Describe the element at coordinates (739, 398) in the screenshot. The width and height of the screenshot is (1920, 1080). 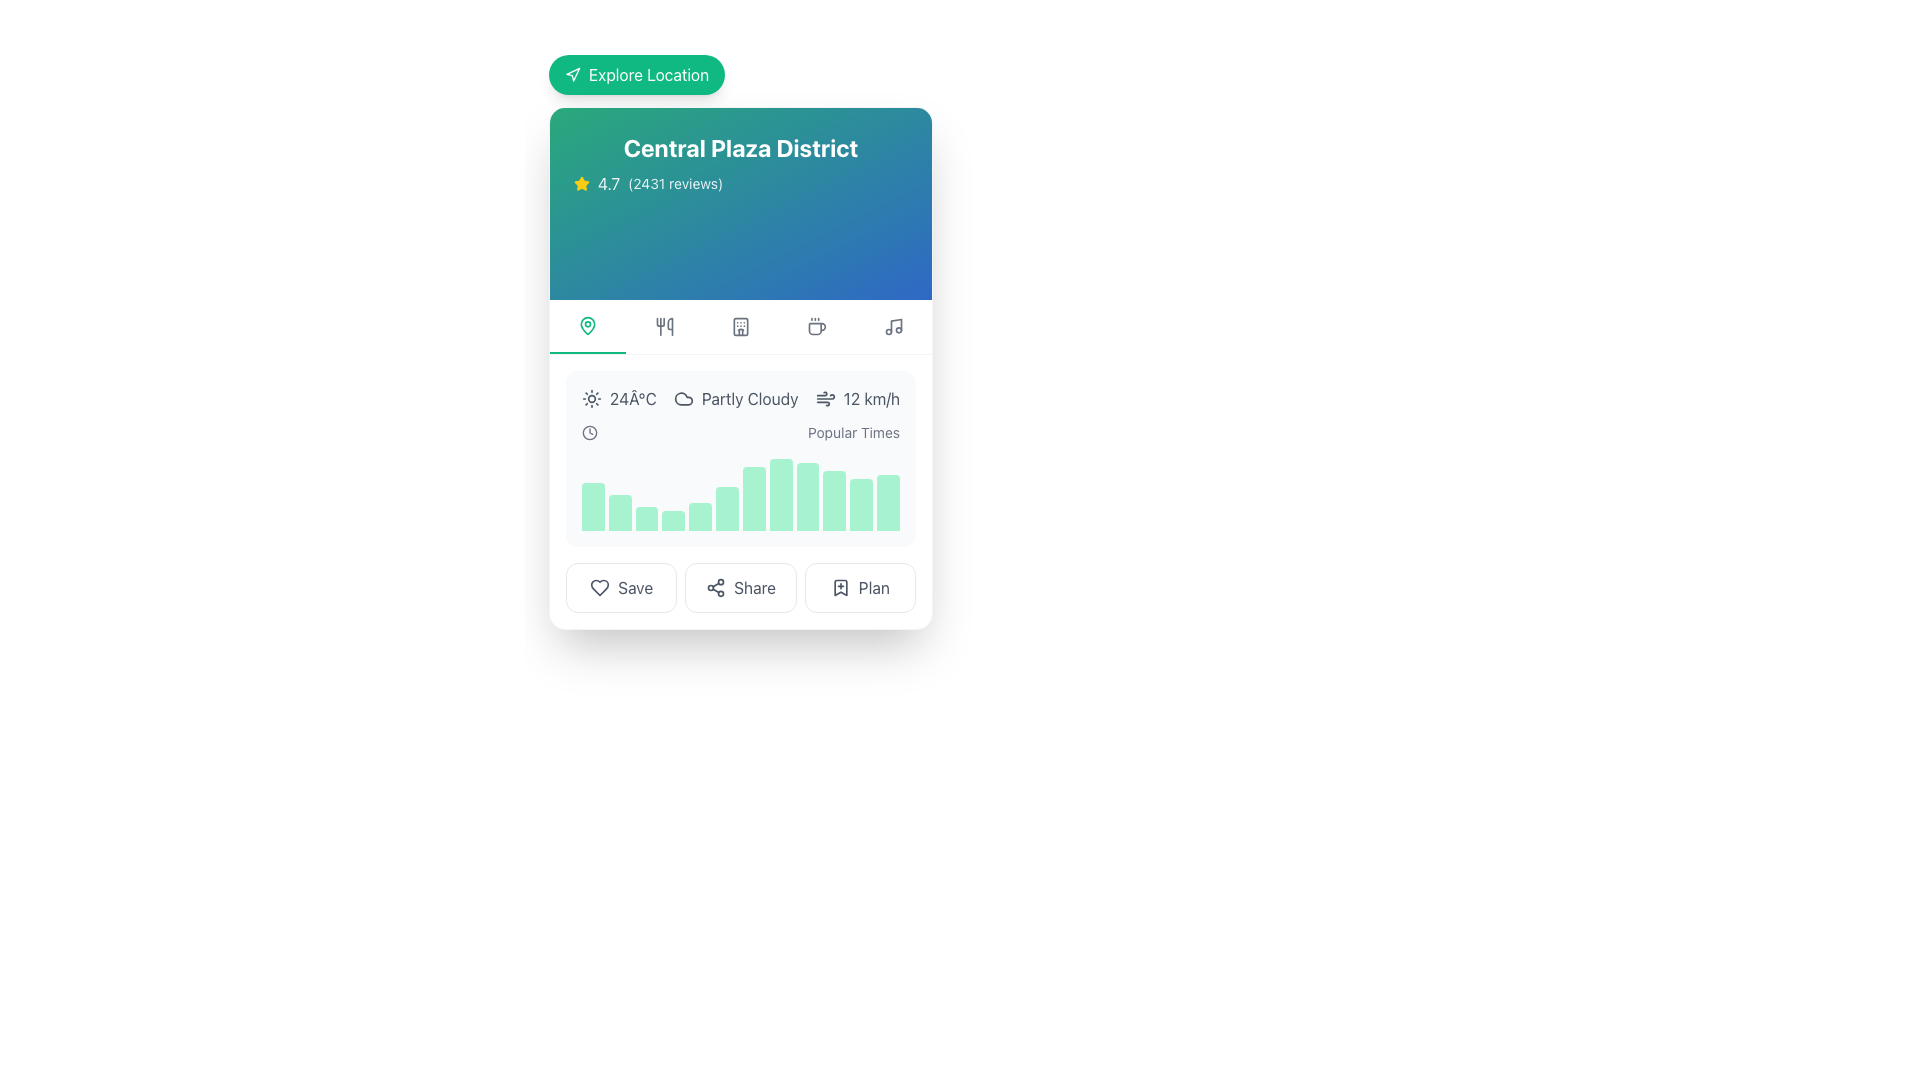
I see `the Informational display showing weather information, including temperature, weather condition, and wind speed, located below 'Central Plaza District' and above the 'Popular Times' graph` at that location.